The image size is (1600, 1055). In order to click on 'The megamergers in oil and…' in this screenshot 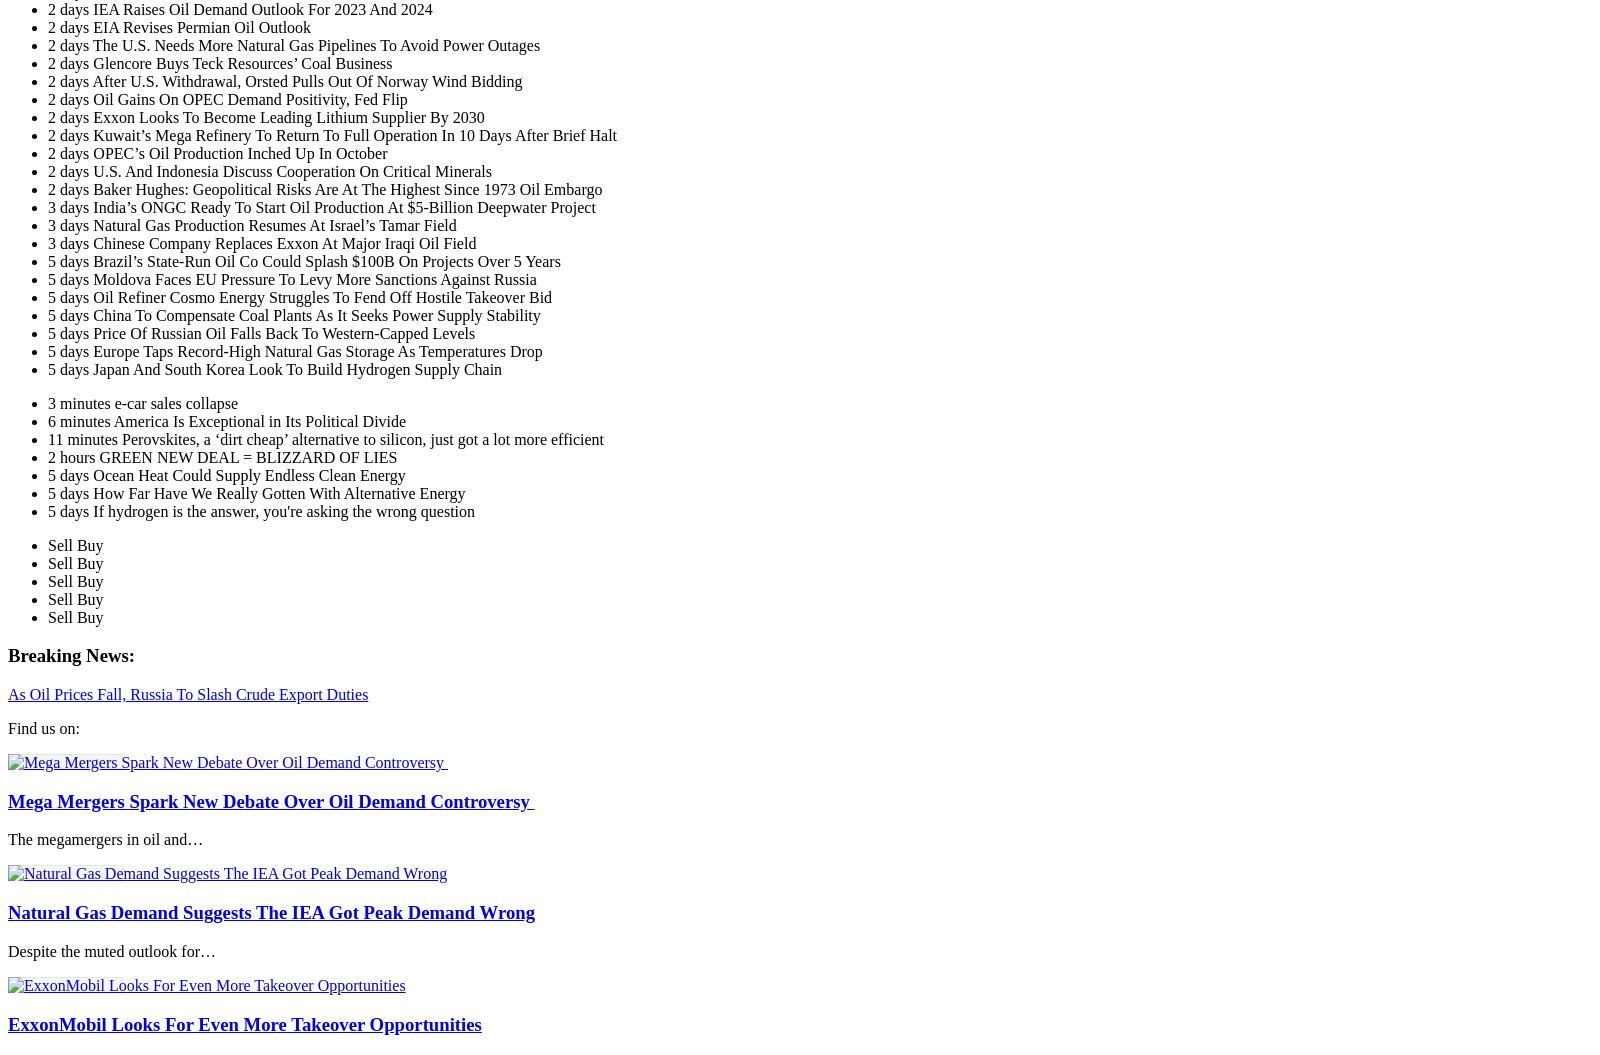, I will do `click(104, 839)`.